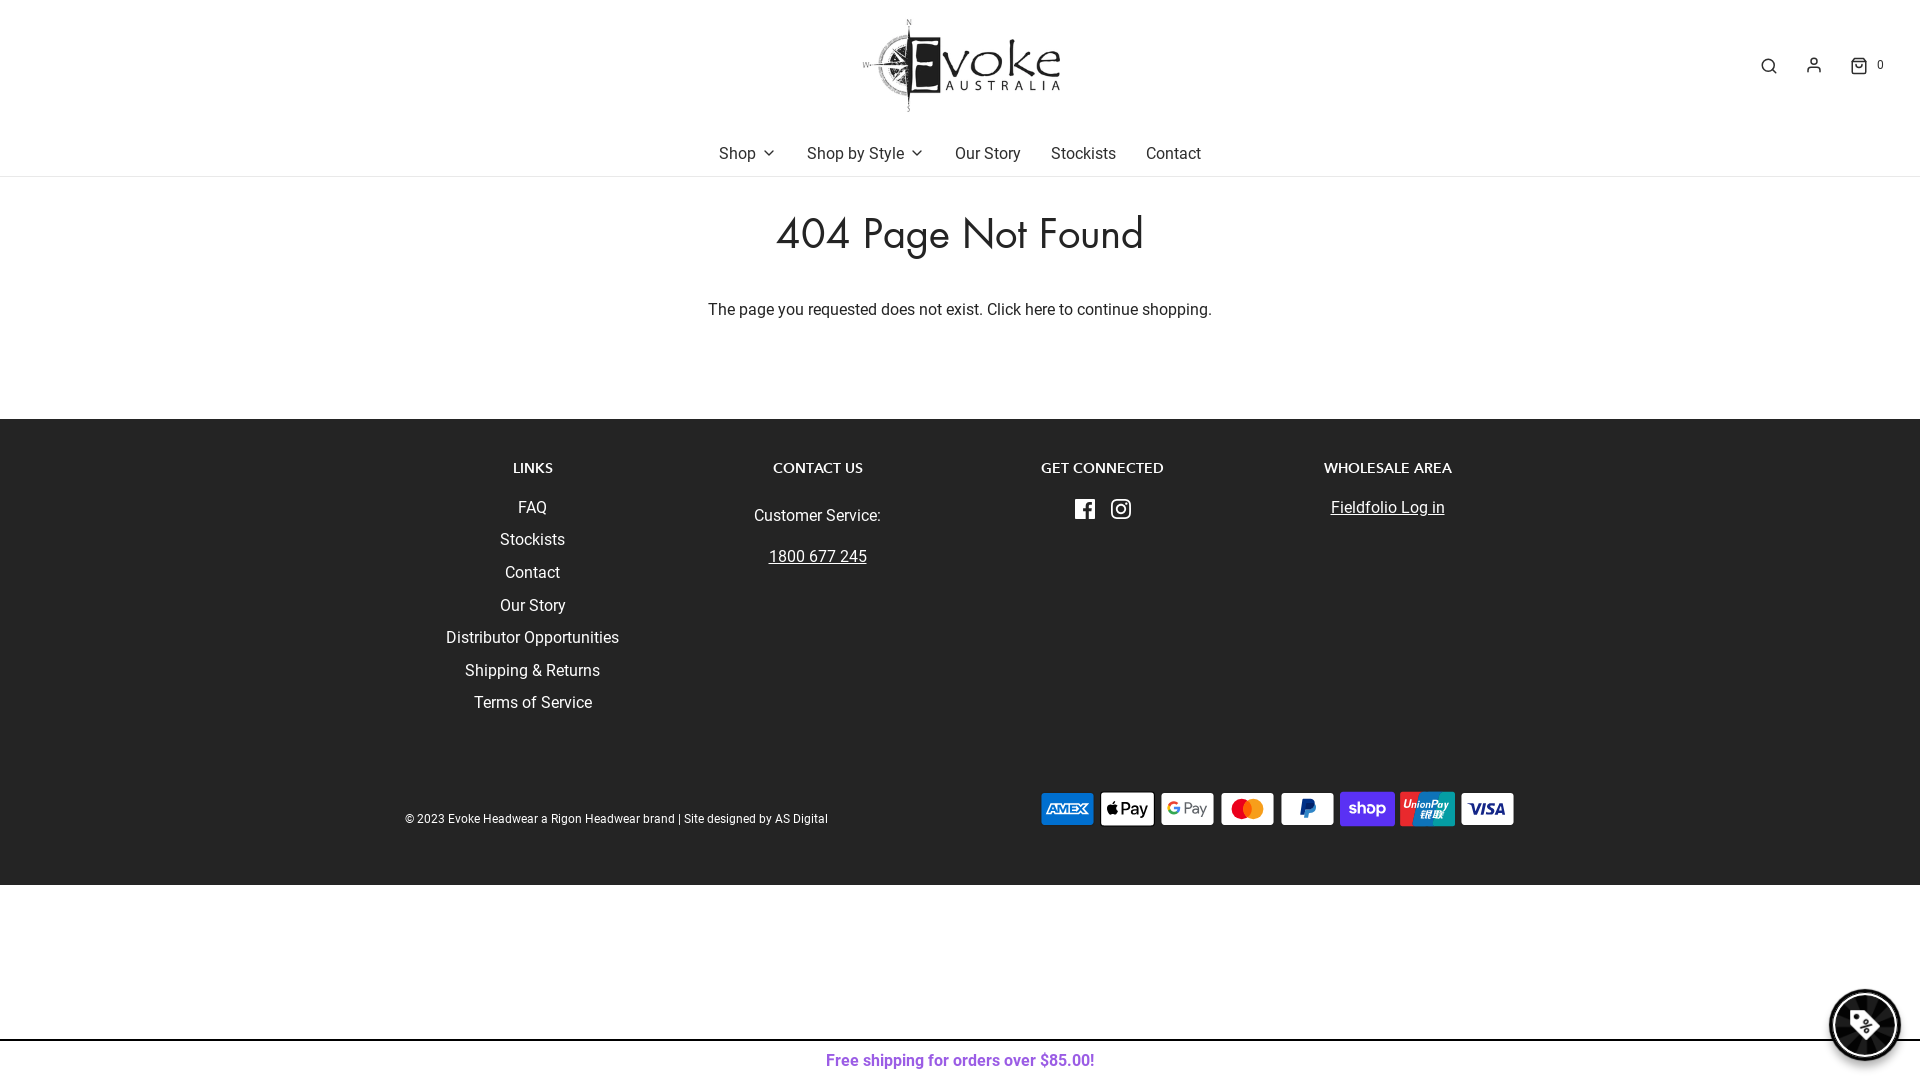 This screenshot has height=1080, width=1920. I want to click on 'Our Story', so click(988, 153).